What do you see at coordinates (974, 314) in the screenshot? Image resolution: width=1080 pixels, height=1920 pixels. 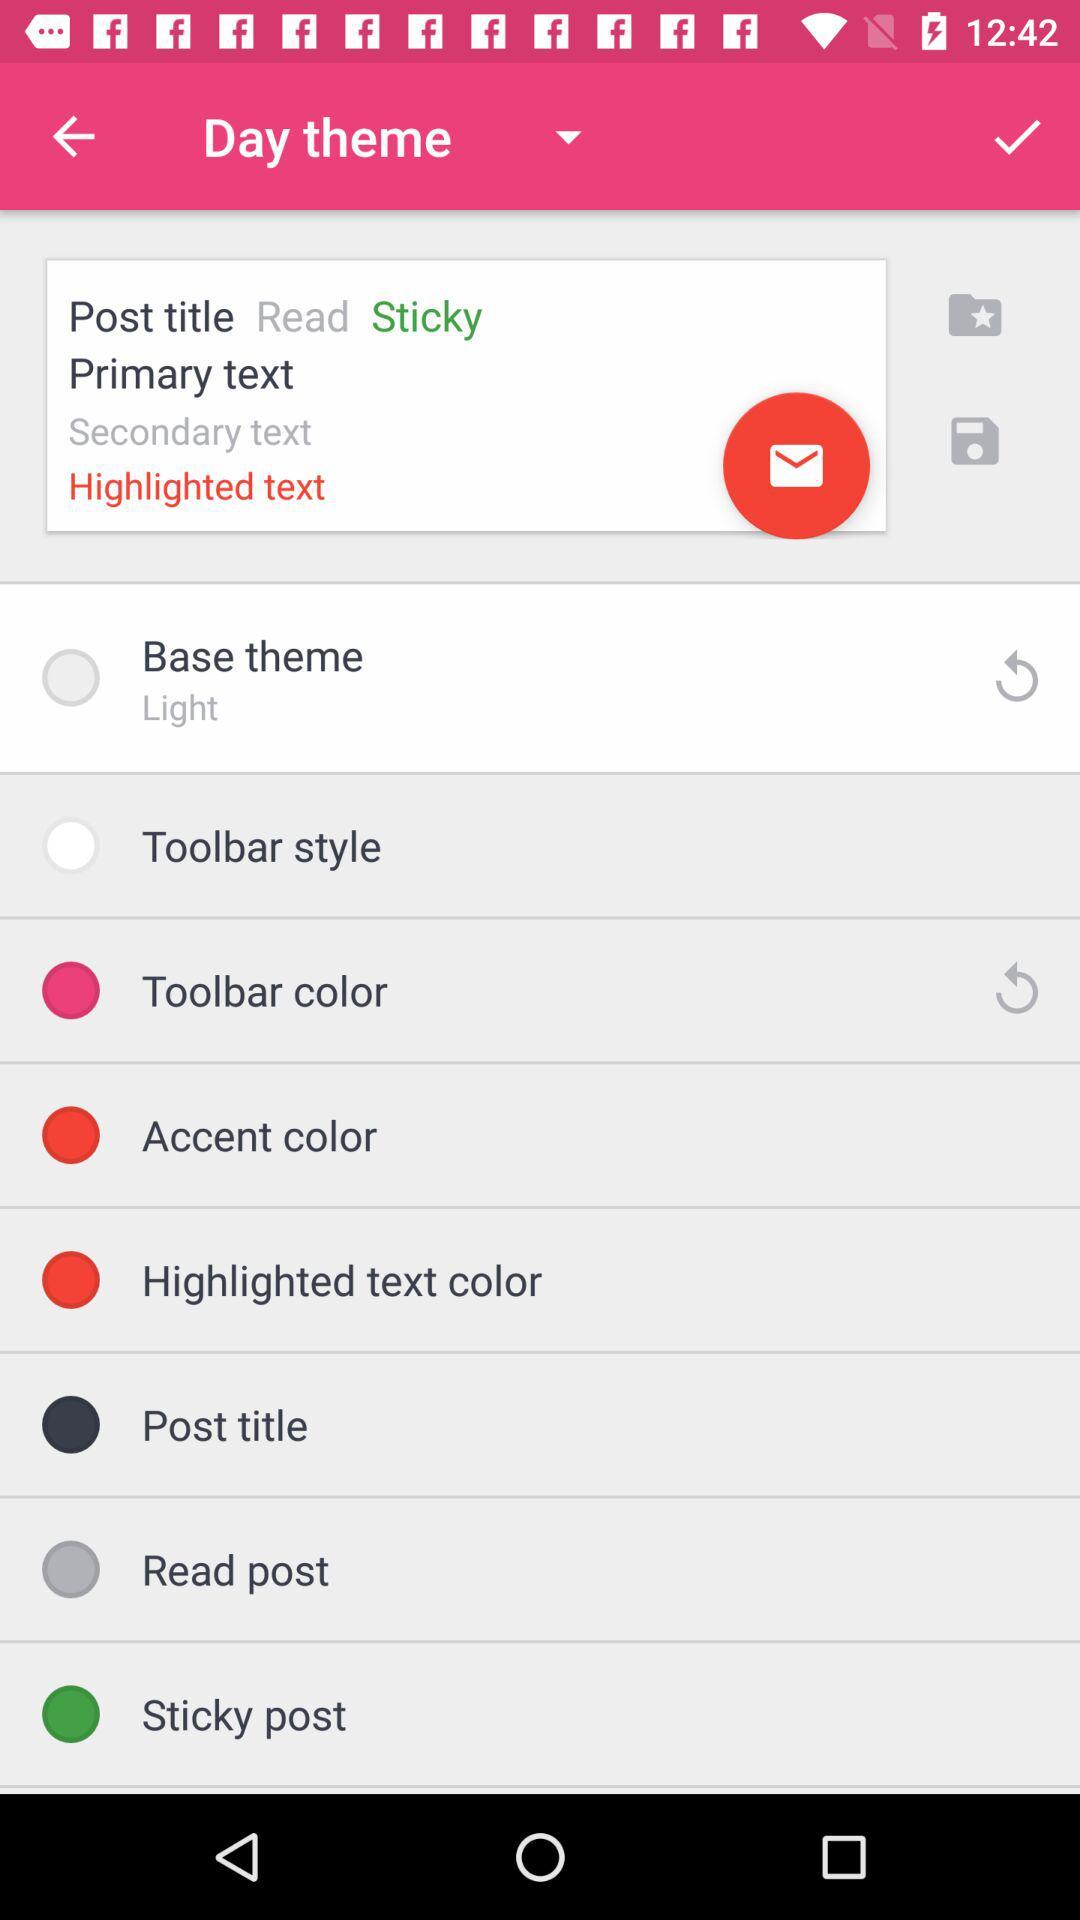 I see `the folder icon` at bounding box center [974, 314].